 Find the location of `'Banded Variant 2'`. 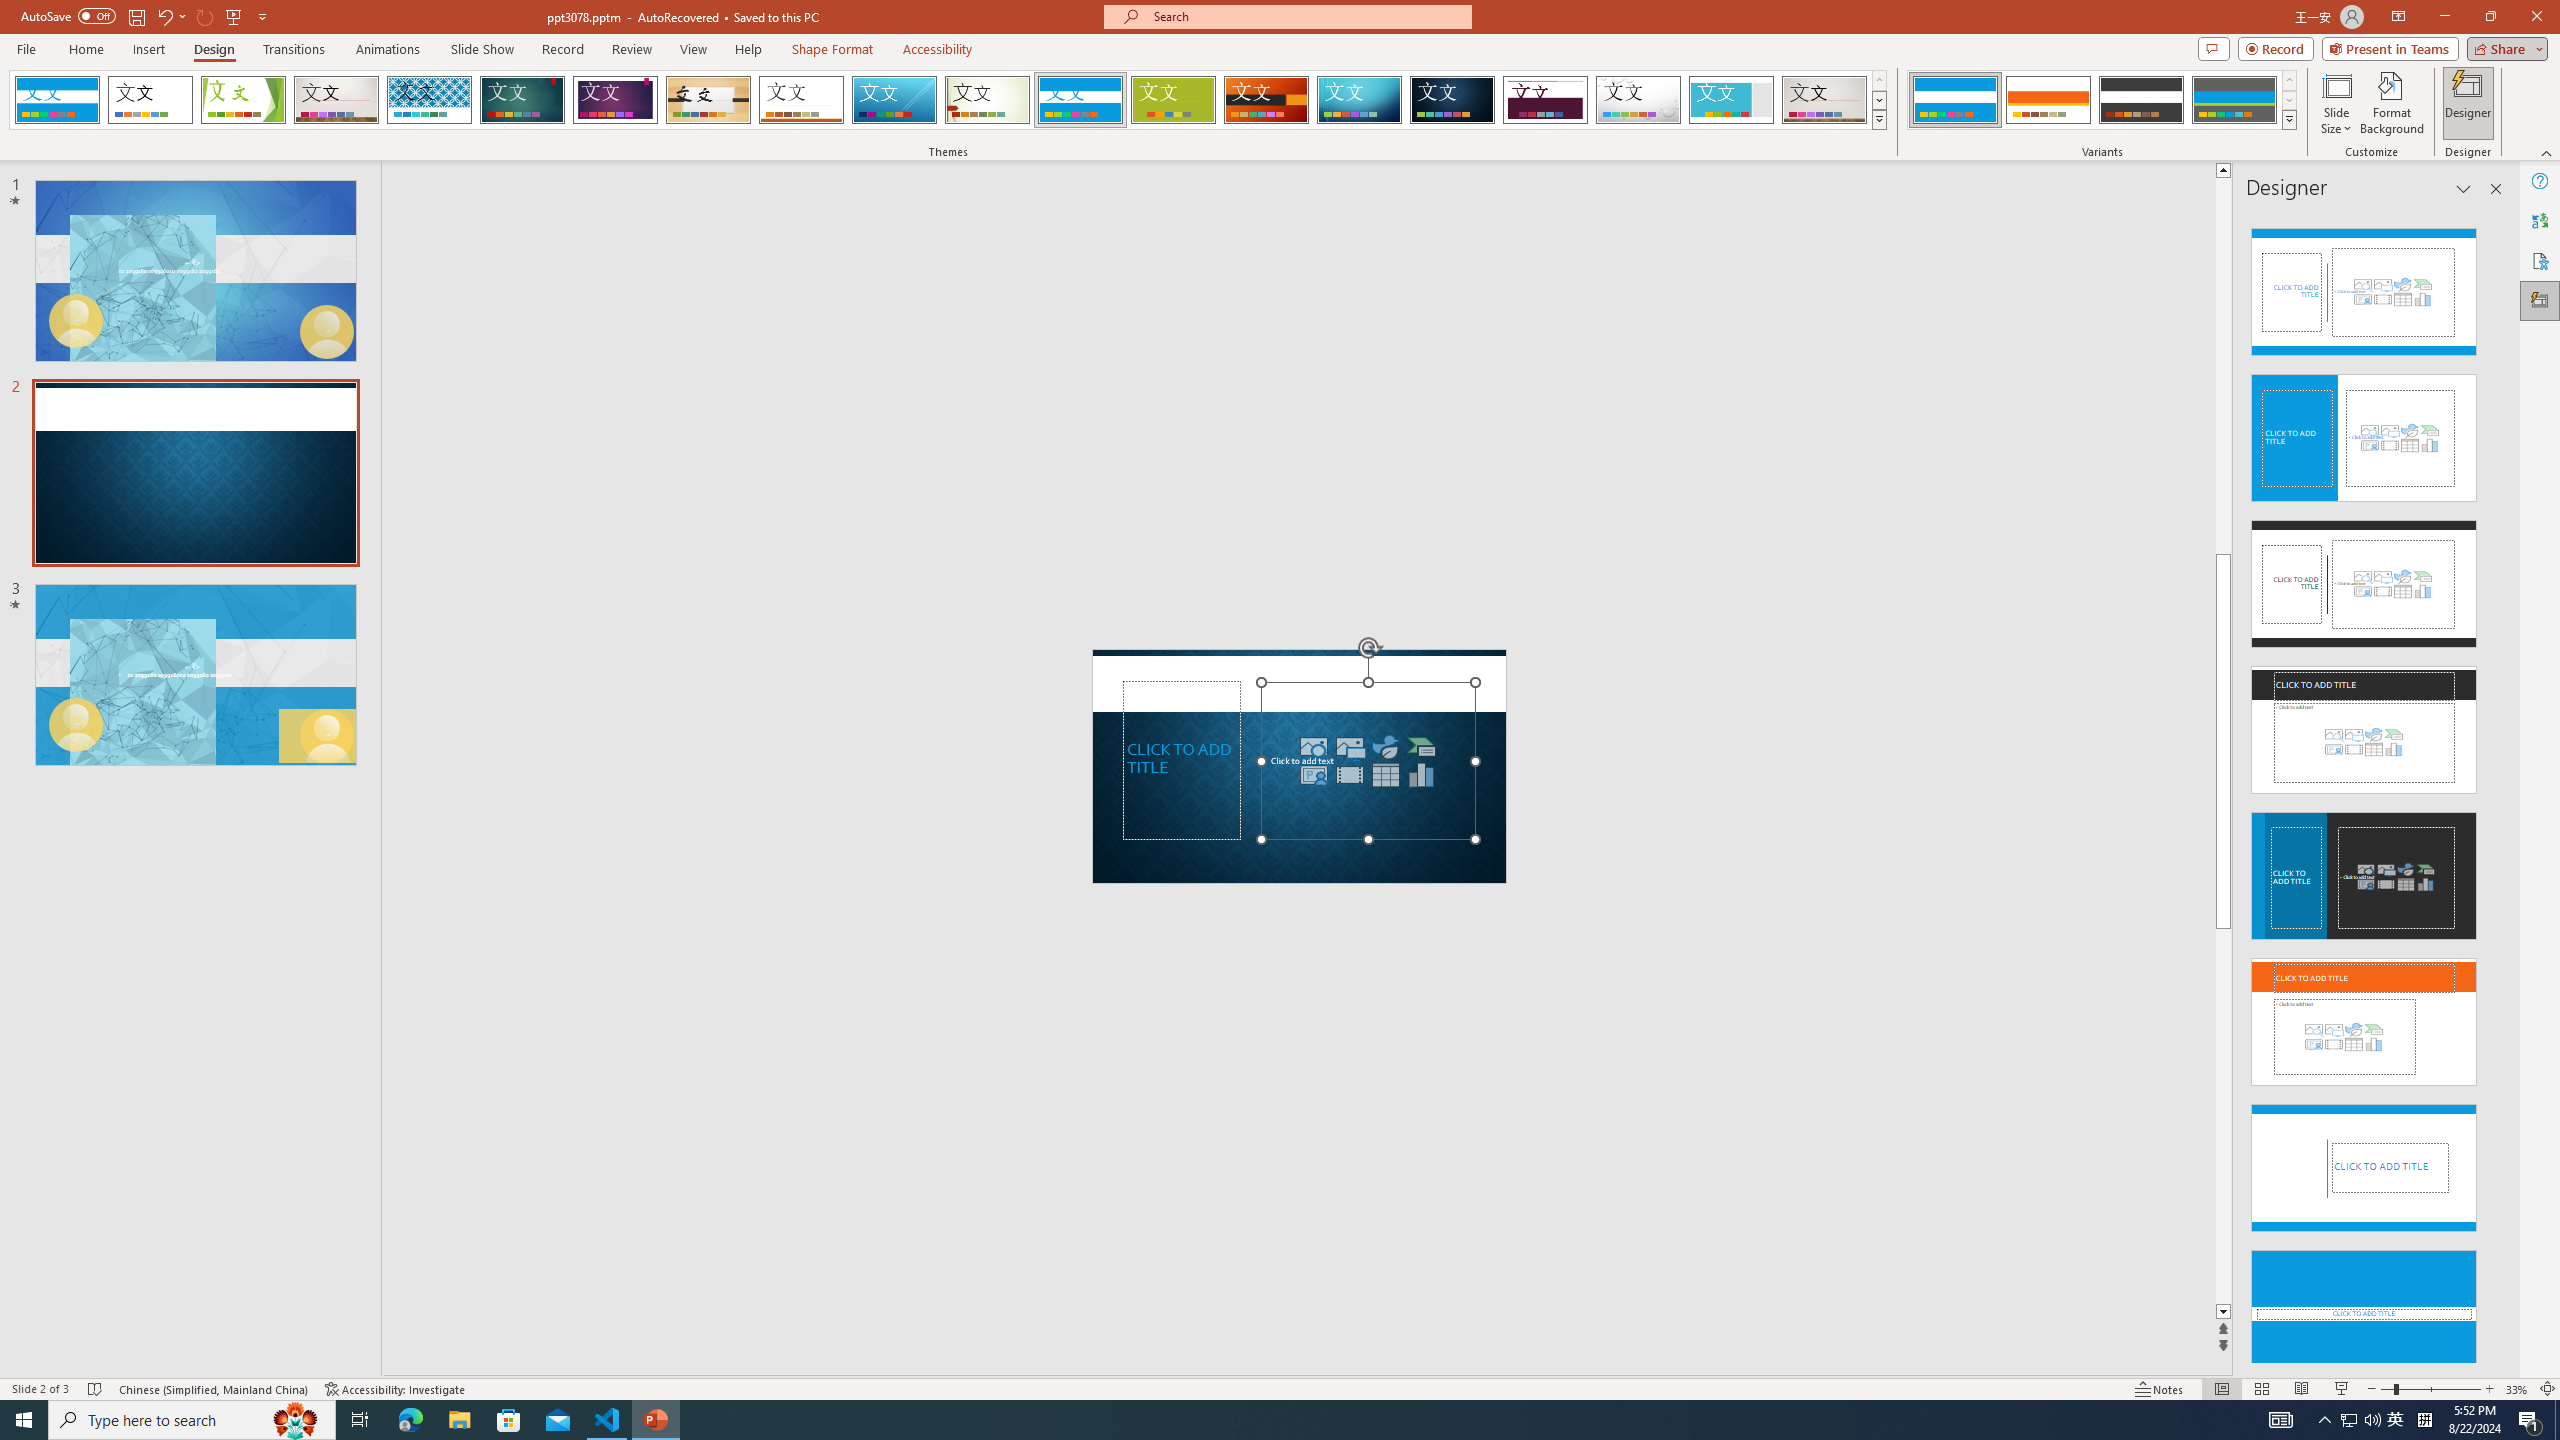

'Banded Variant 2' is located at coordinates (2047, 99).